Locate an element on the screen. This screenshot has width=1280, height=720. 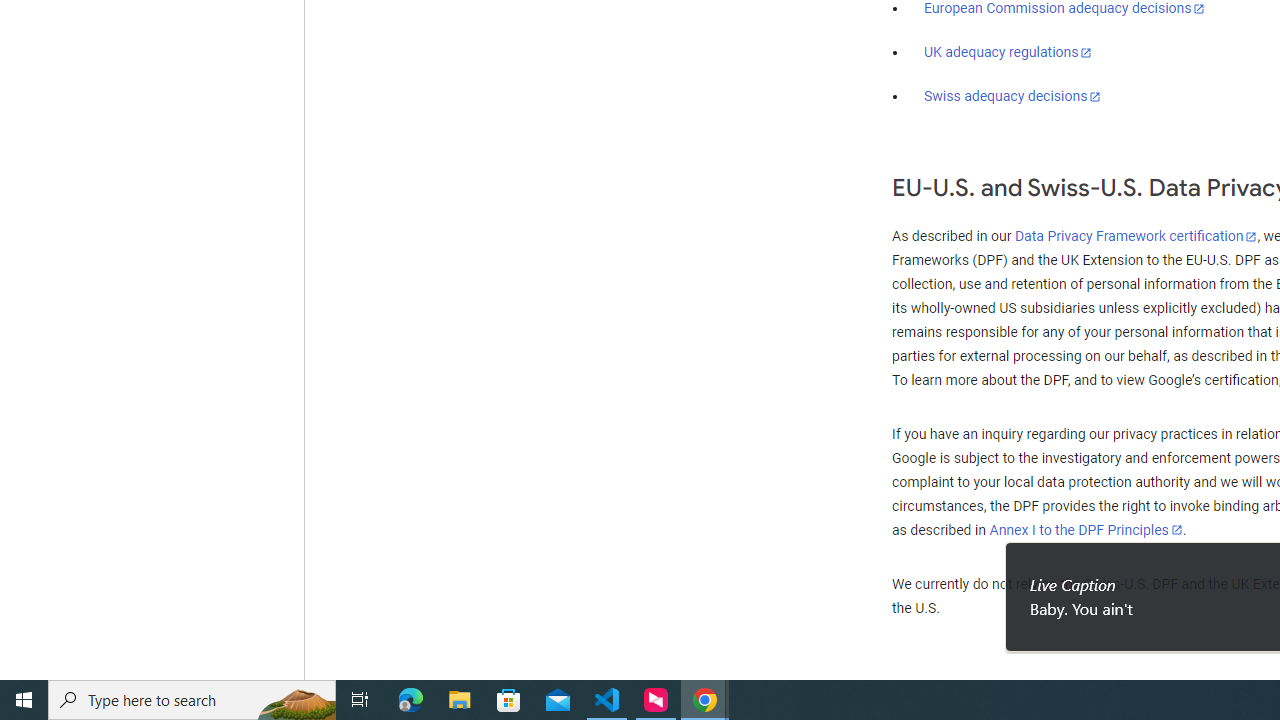
'European Commission adequacy decisions' is located at coordinates (1063, 9).